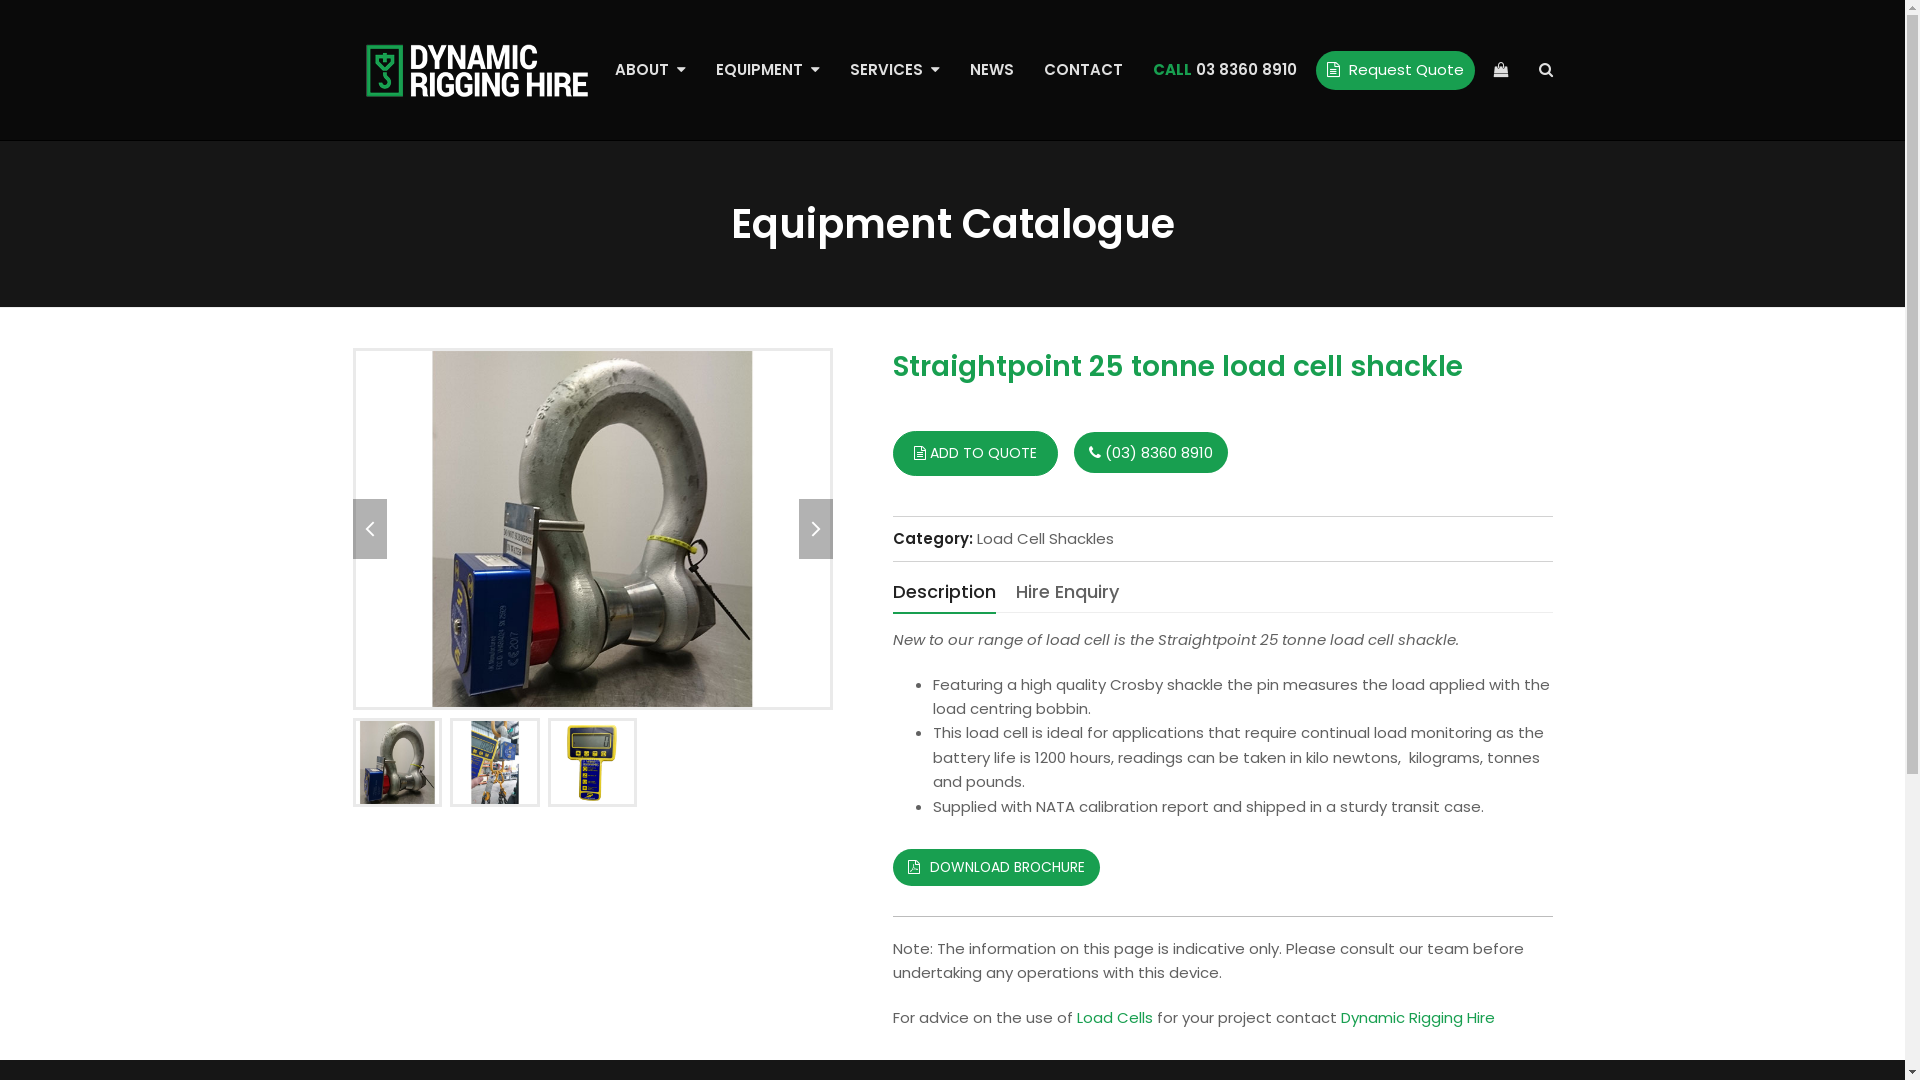 The image size is (1920, 1080). Describe the element at coordinates (942, 592) in the screenshot. I see `'Description'` at that location.